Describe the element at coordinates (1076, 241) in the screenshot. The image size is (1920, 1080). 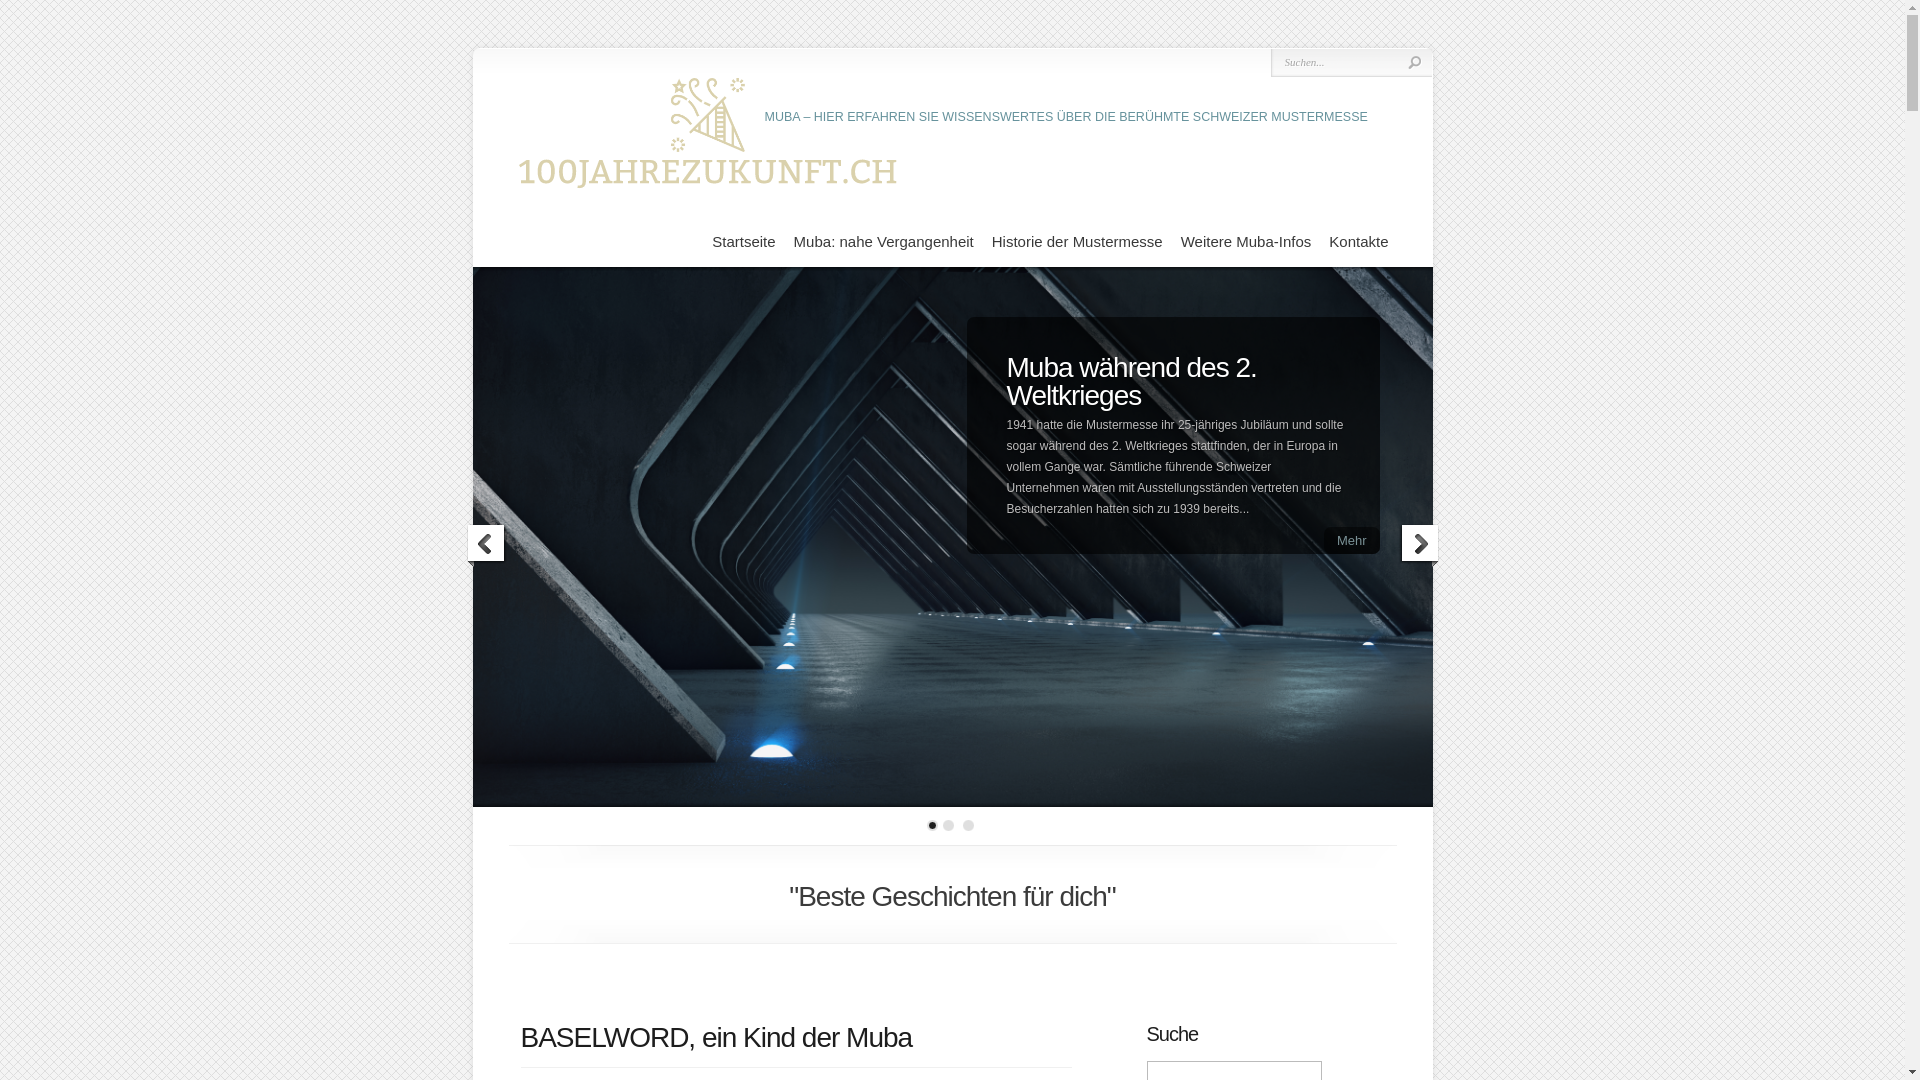
I see `'Historie der Mustermesse'` at that location.